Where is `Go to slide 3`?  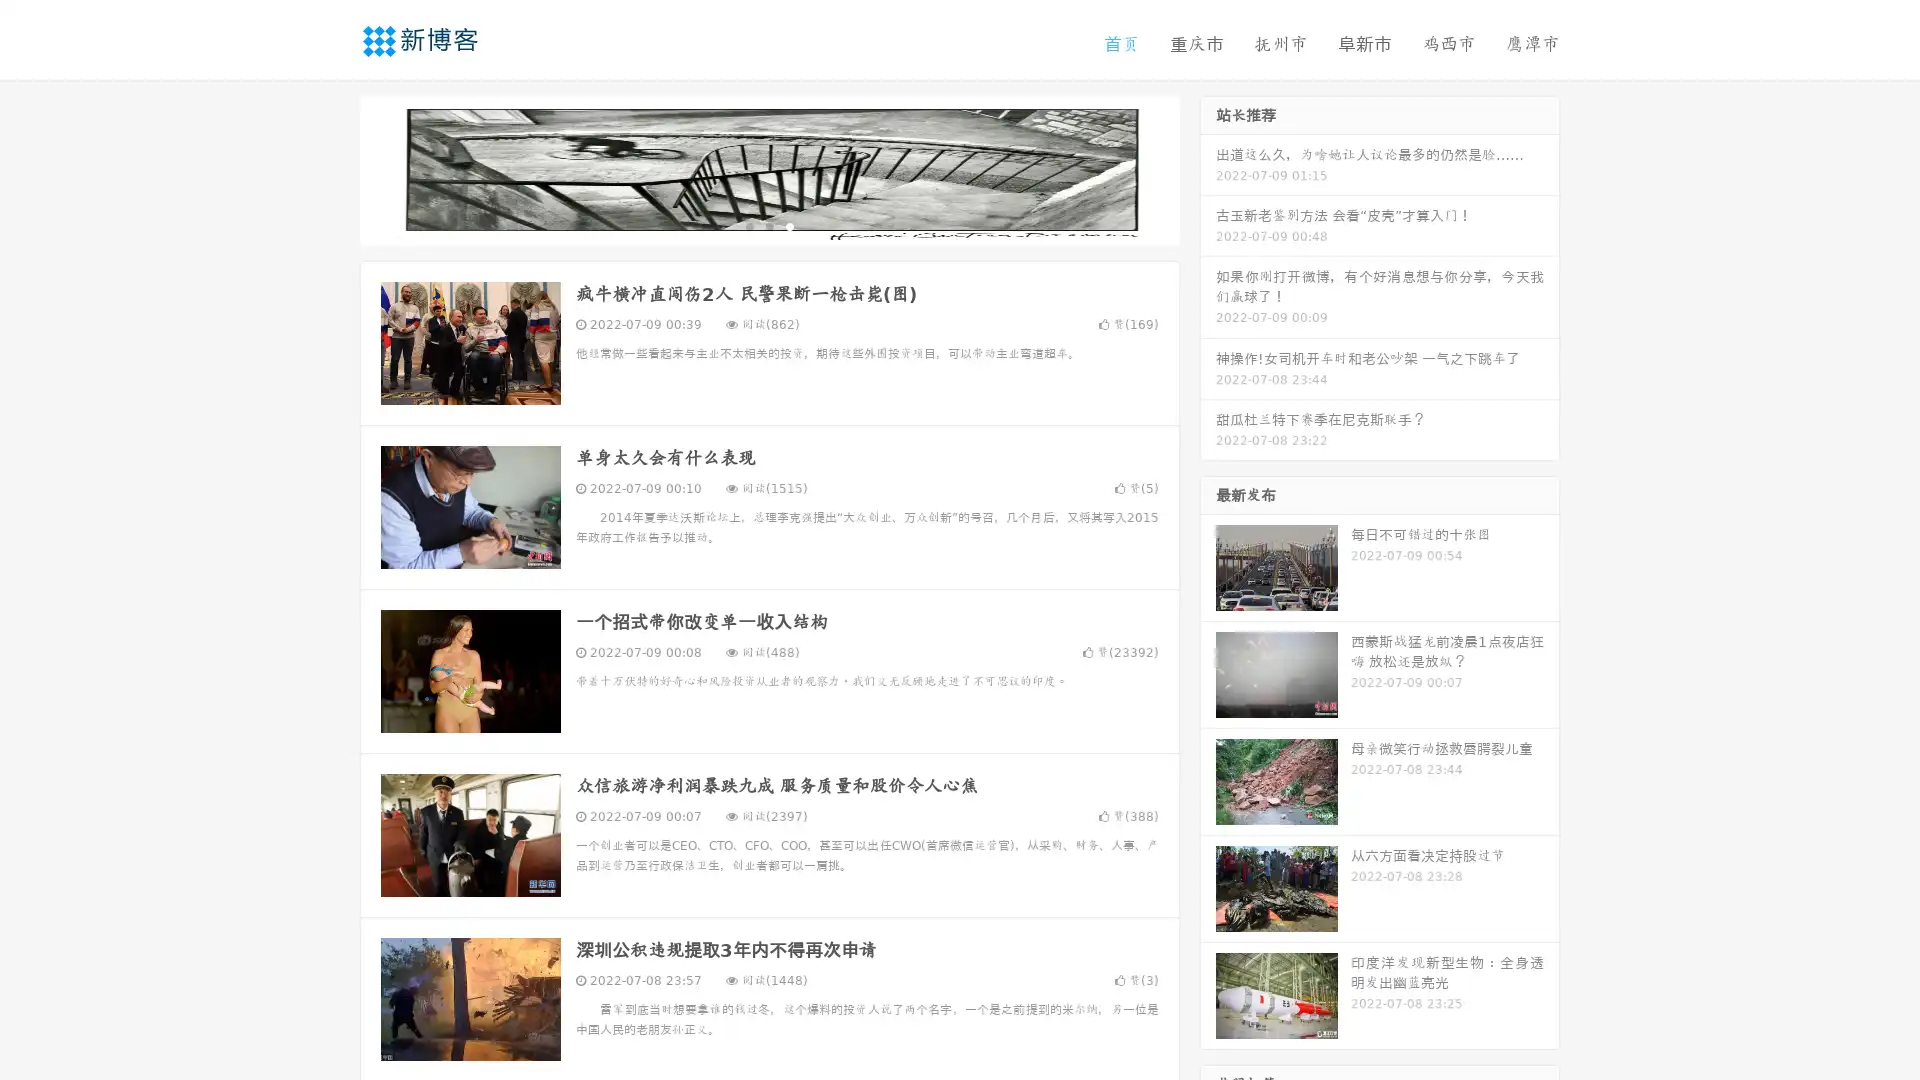
Go to slide 3 is located at coordinates (789, 225).